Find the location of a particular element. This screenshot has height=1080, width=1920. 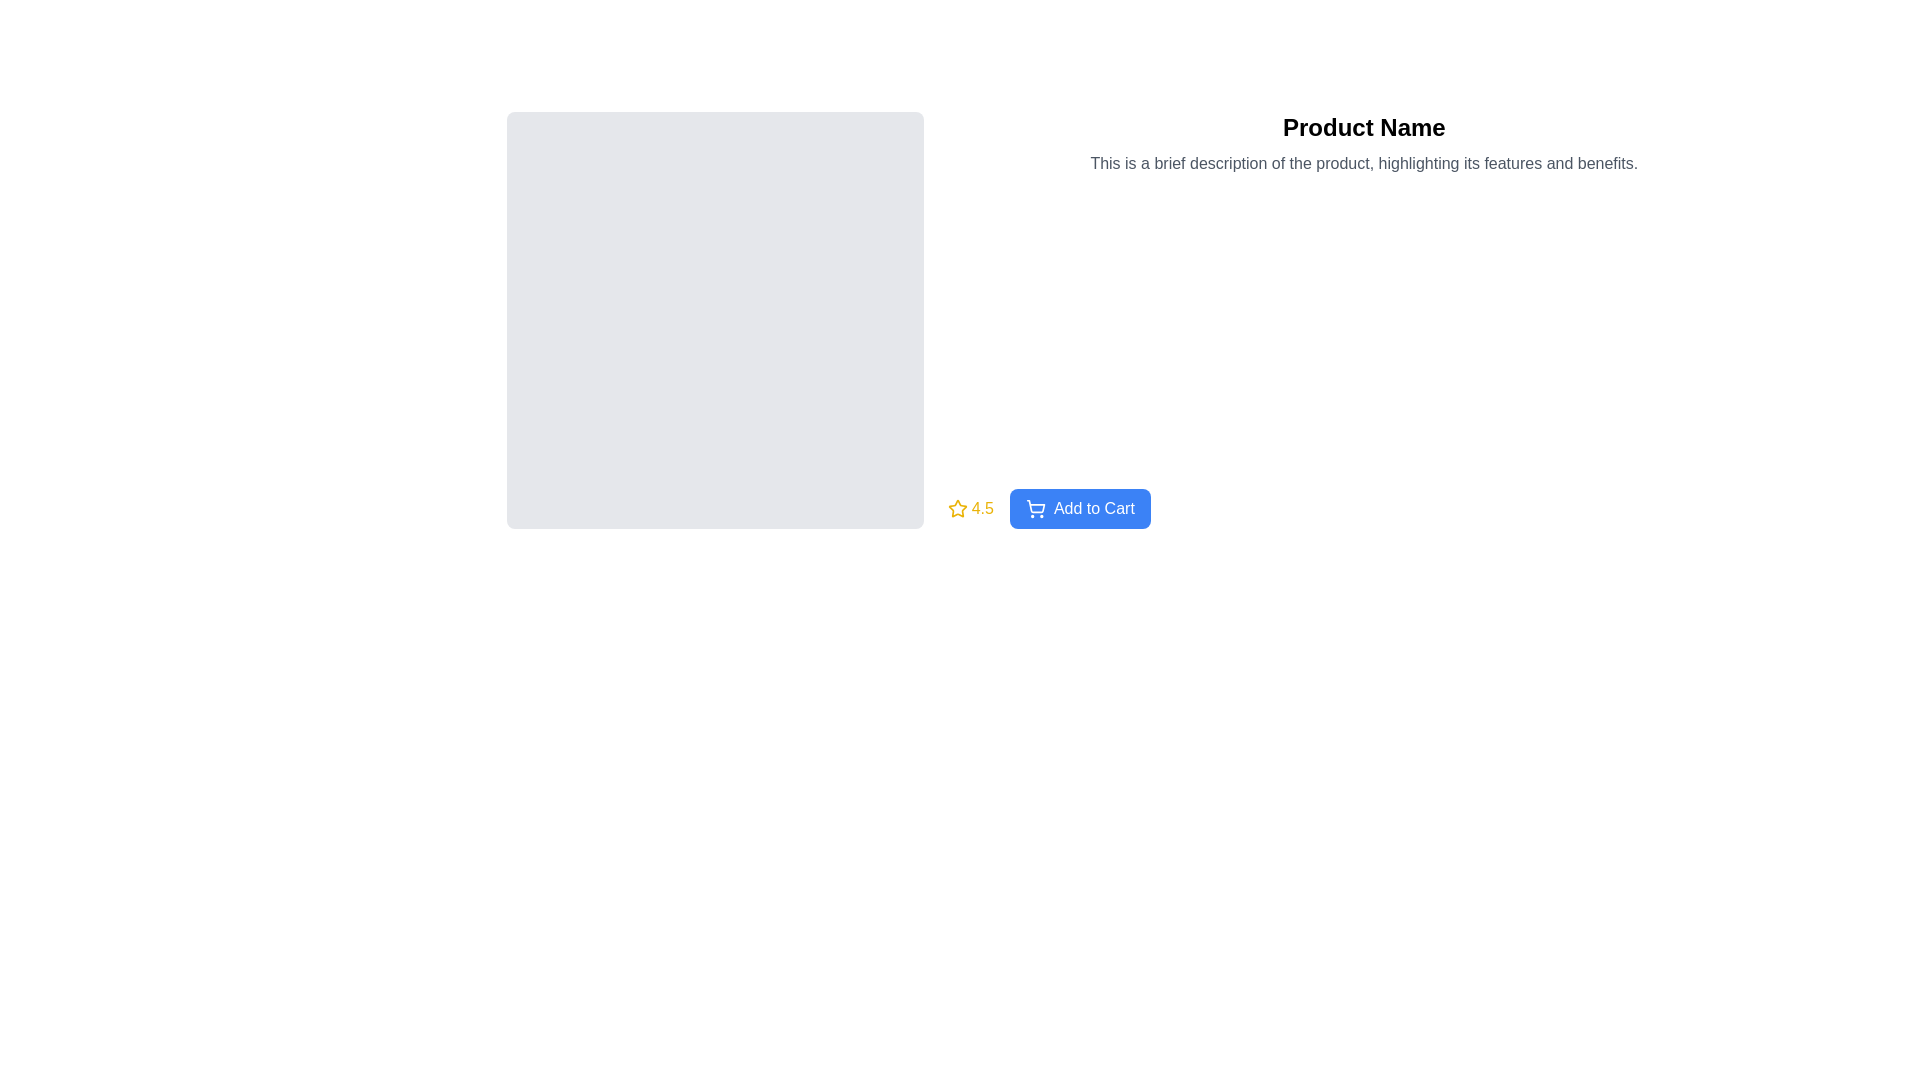

the five-pointed star icon outlined in yellow that represents the rating feature, located directly to the left of the numeric rating value '4.5' is located at coordinates (956, 507).